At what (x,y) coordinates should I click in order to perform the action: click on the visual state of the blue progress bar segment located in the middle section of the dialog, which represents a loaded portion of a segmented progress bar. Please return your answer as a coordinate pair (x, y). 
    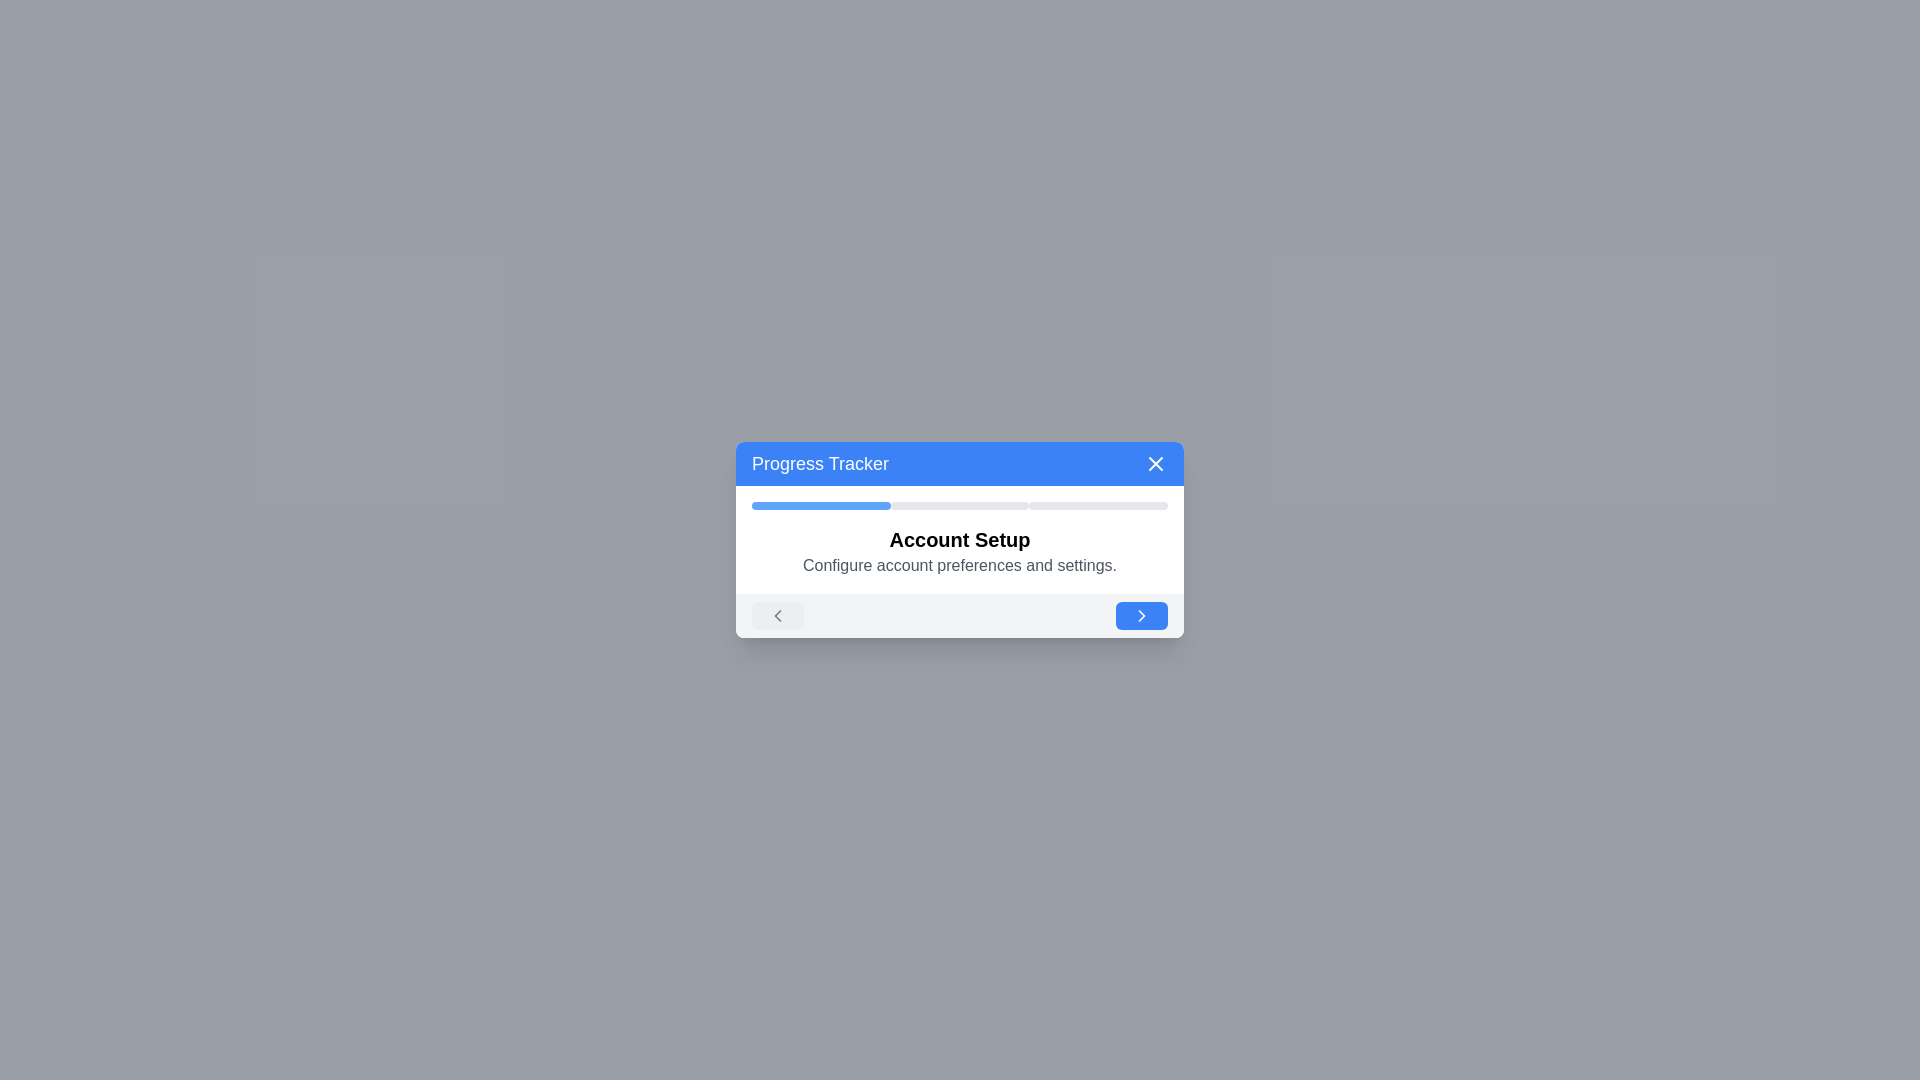
    Looking at the image, I should click on (821, 504).